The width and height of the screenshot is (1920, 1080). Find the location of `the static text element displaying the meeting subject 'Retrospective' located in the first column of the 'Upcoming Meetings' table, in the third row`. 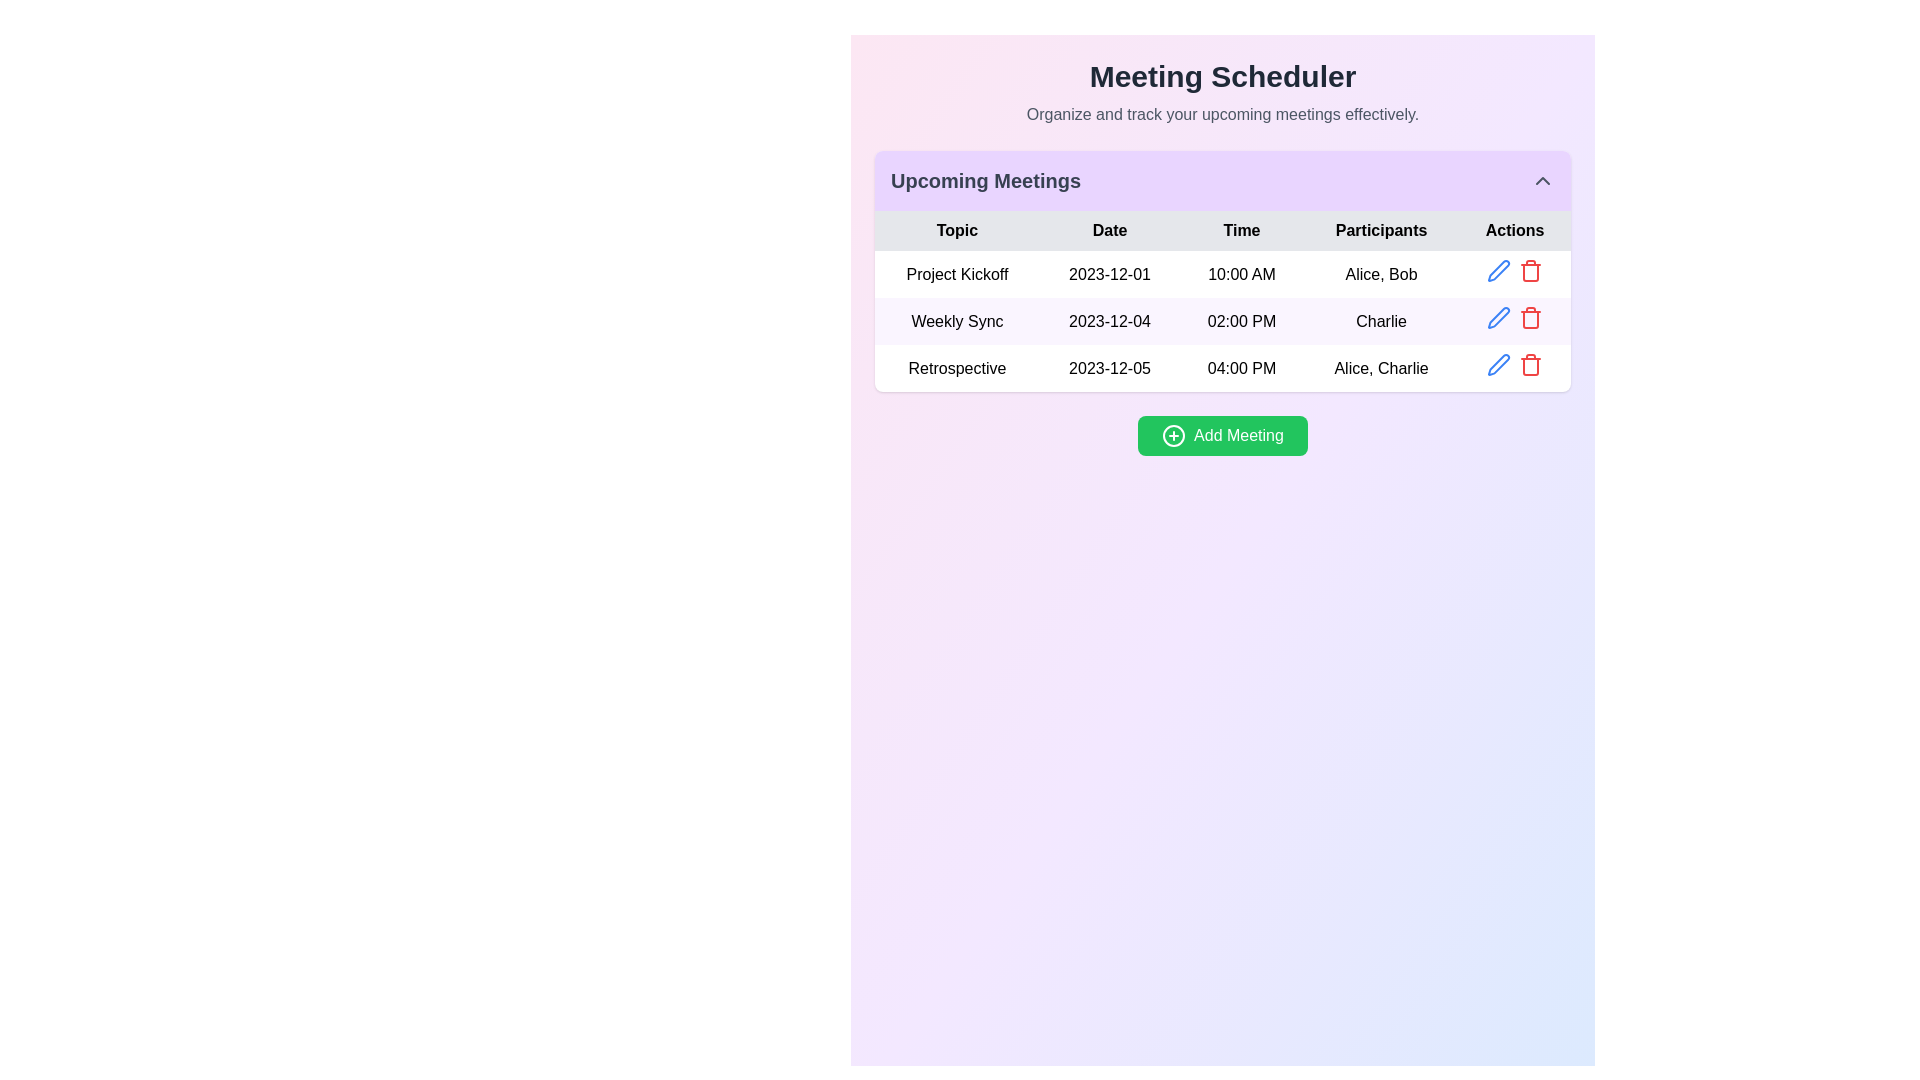

the static text element displaying the meeting subject 'Retrospective' located in the first column of the 'Upcoming Meetings' table, in the third row is located at coordinates (956, 368).